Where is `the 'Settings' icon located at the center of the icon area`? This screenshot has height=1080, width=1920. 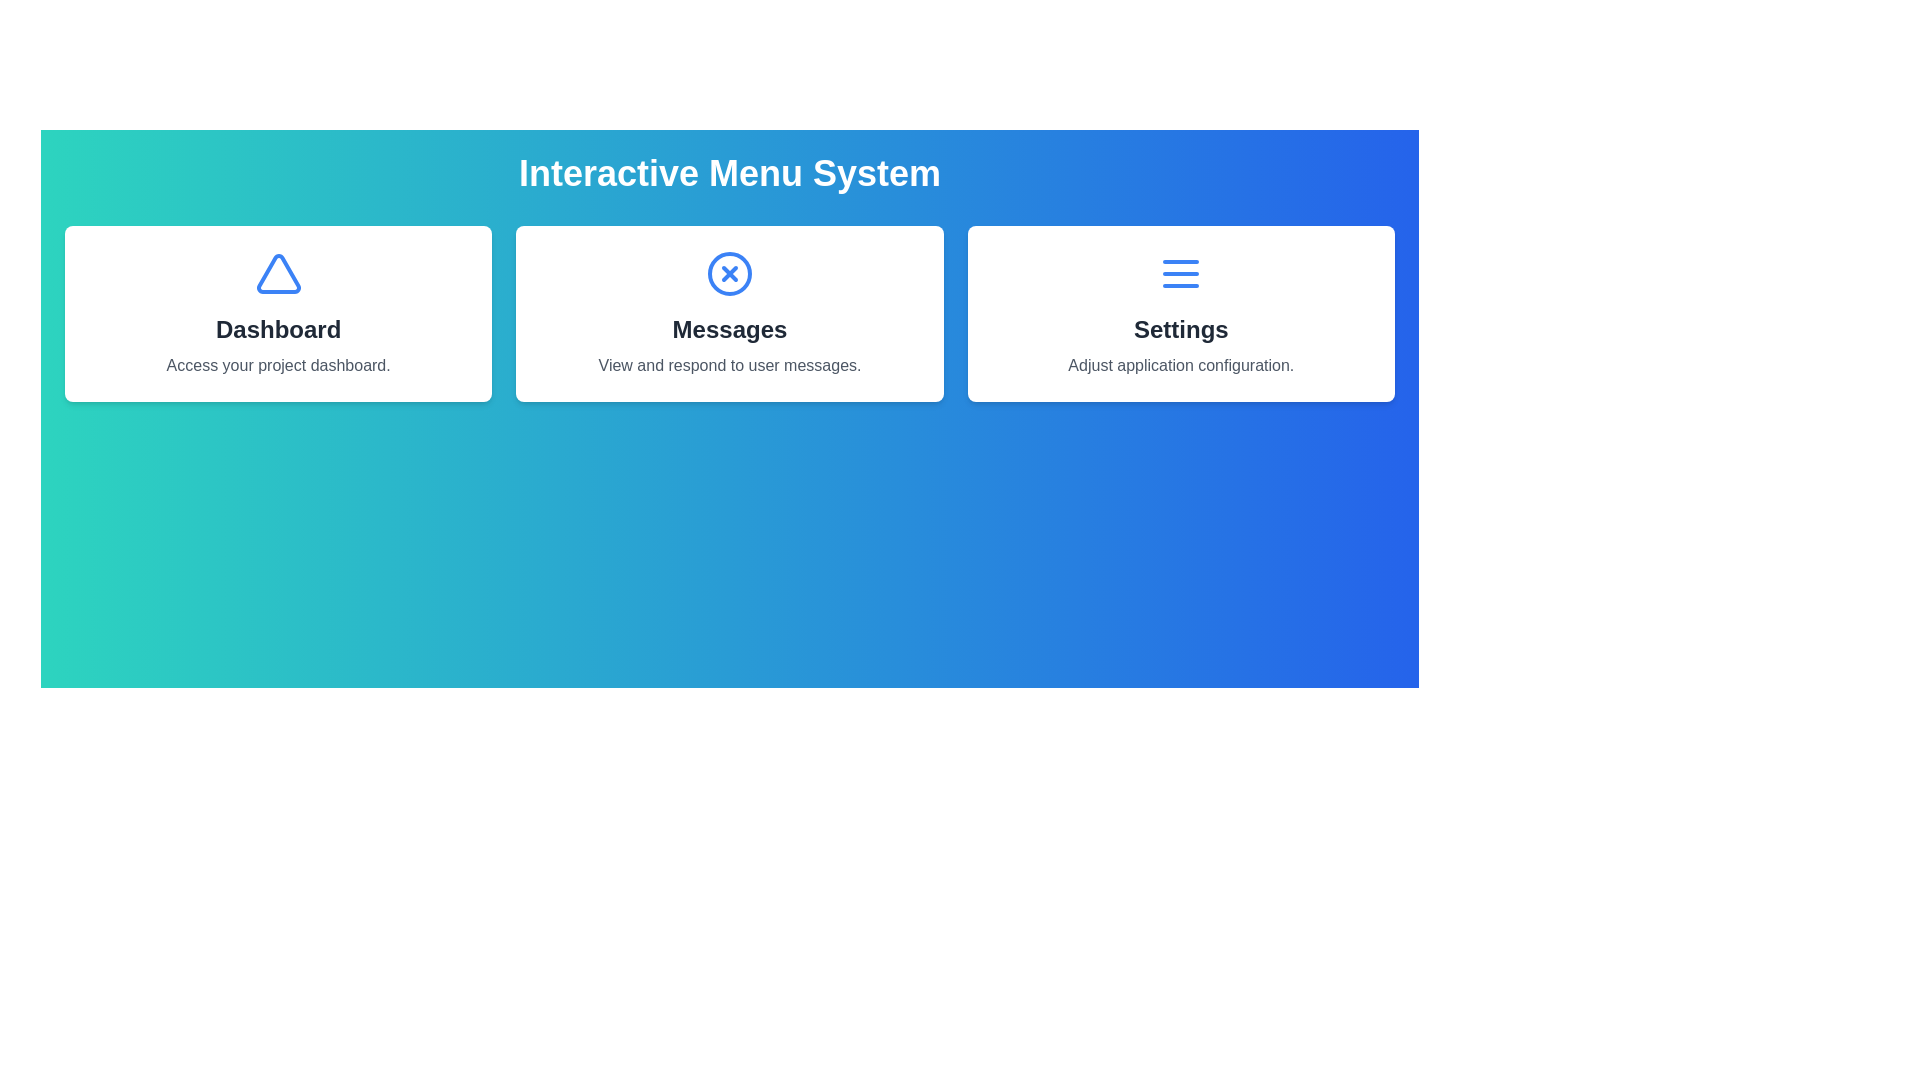
the 'Settings' icon located at the center of the icon area is located at coordinates (1181, 273).